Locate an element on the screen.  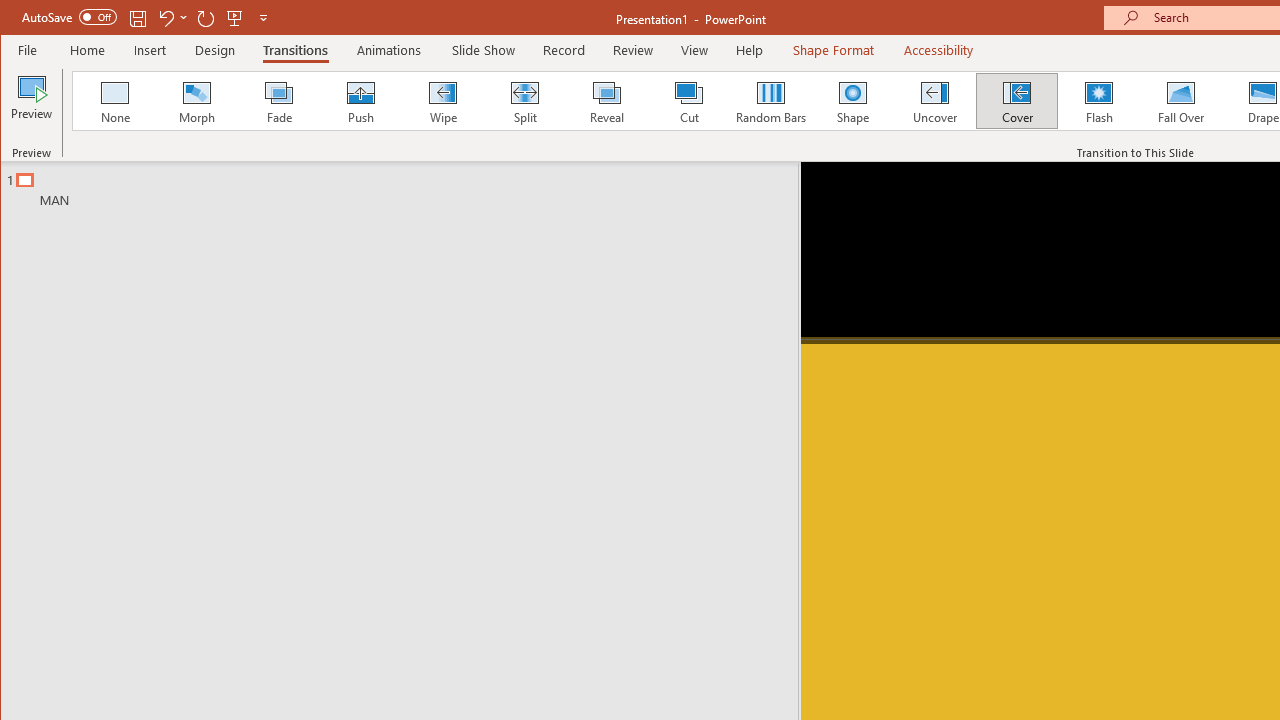
'Random Bars' is located at coordinates (769, 100).